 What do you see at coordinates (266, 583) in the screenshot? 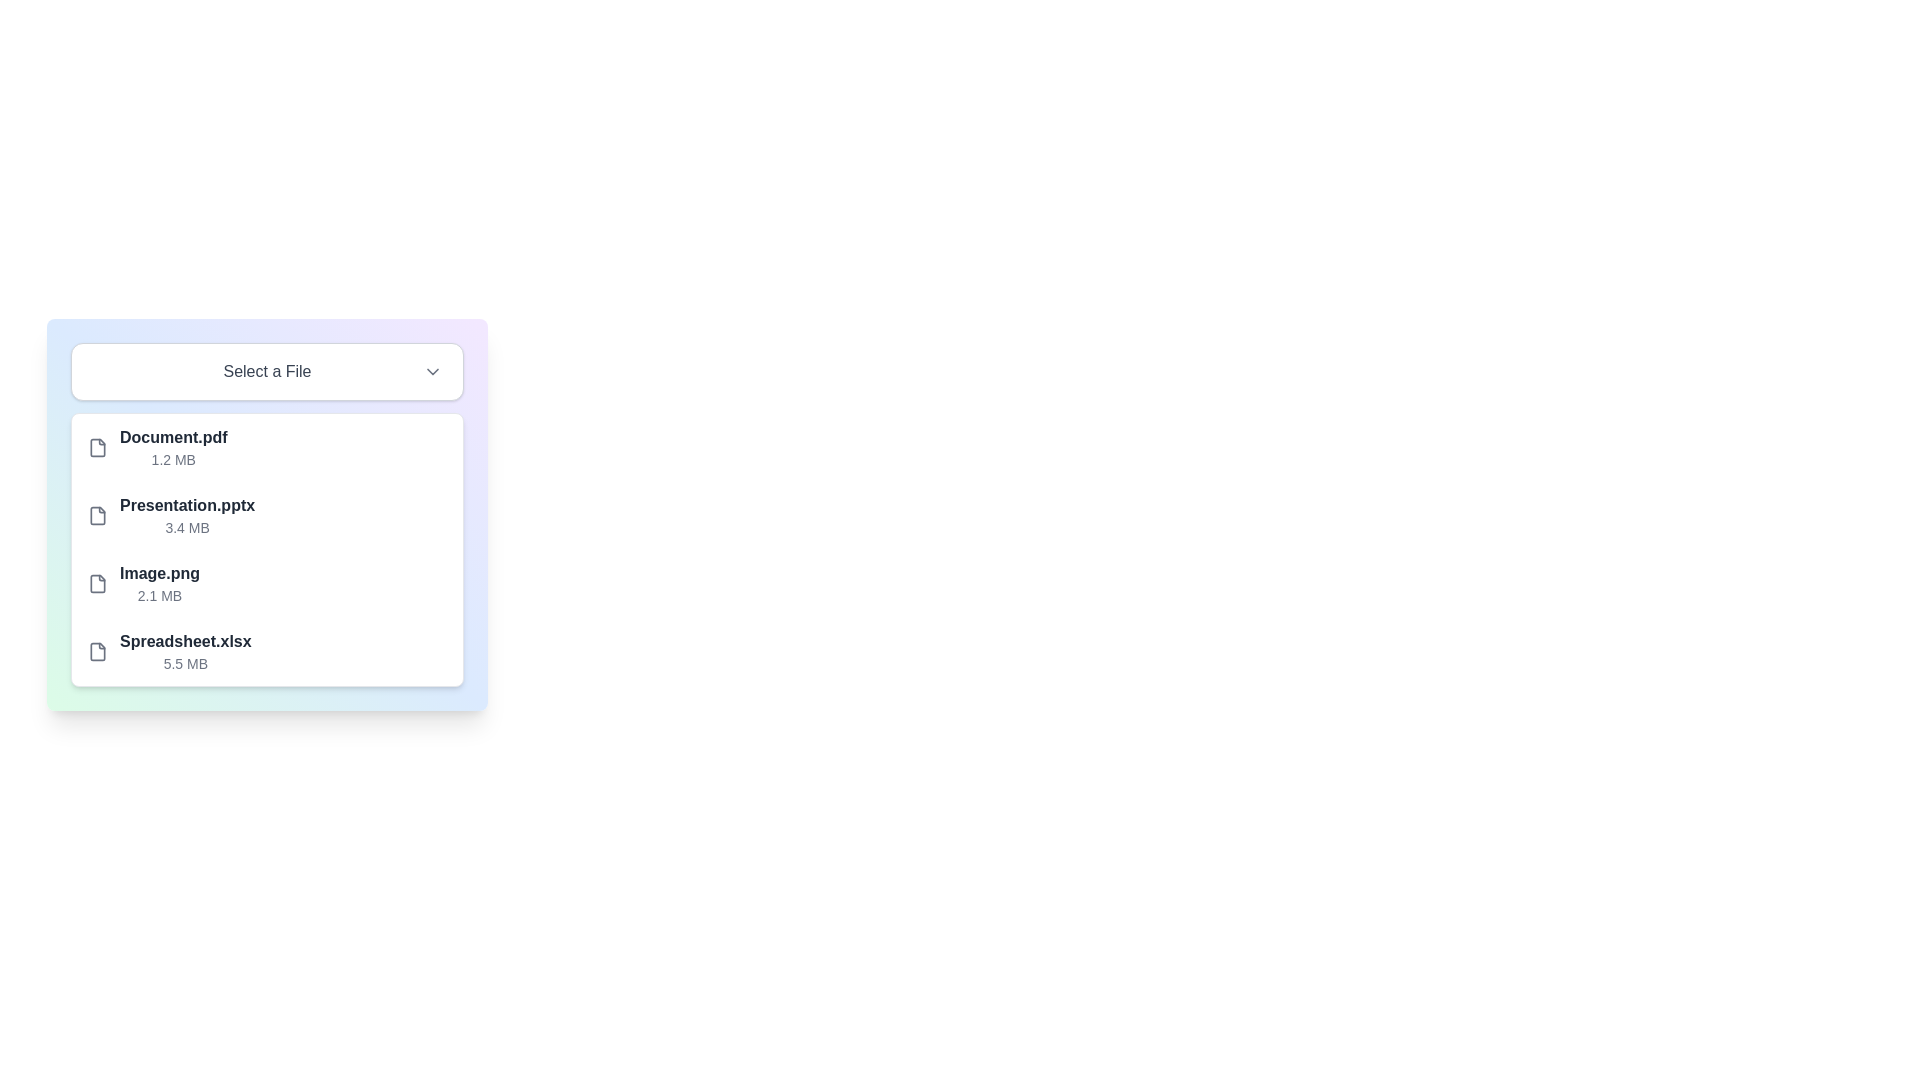
I see `the list item representing the file 'Image.png'` at bounding box center [266, 583].